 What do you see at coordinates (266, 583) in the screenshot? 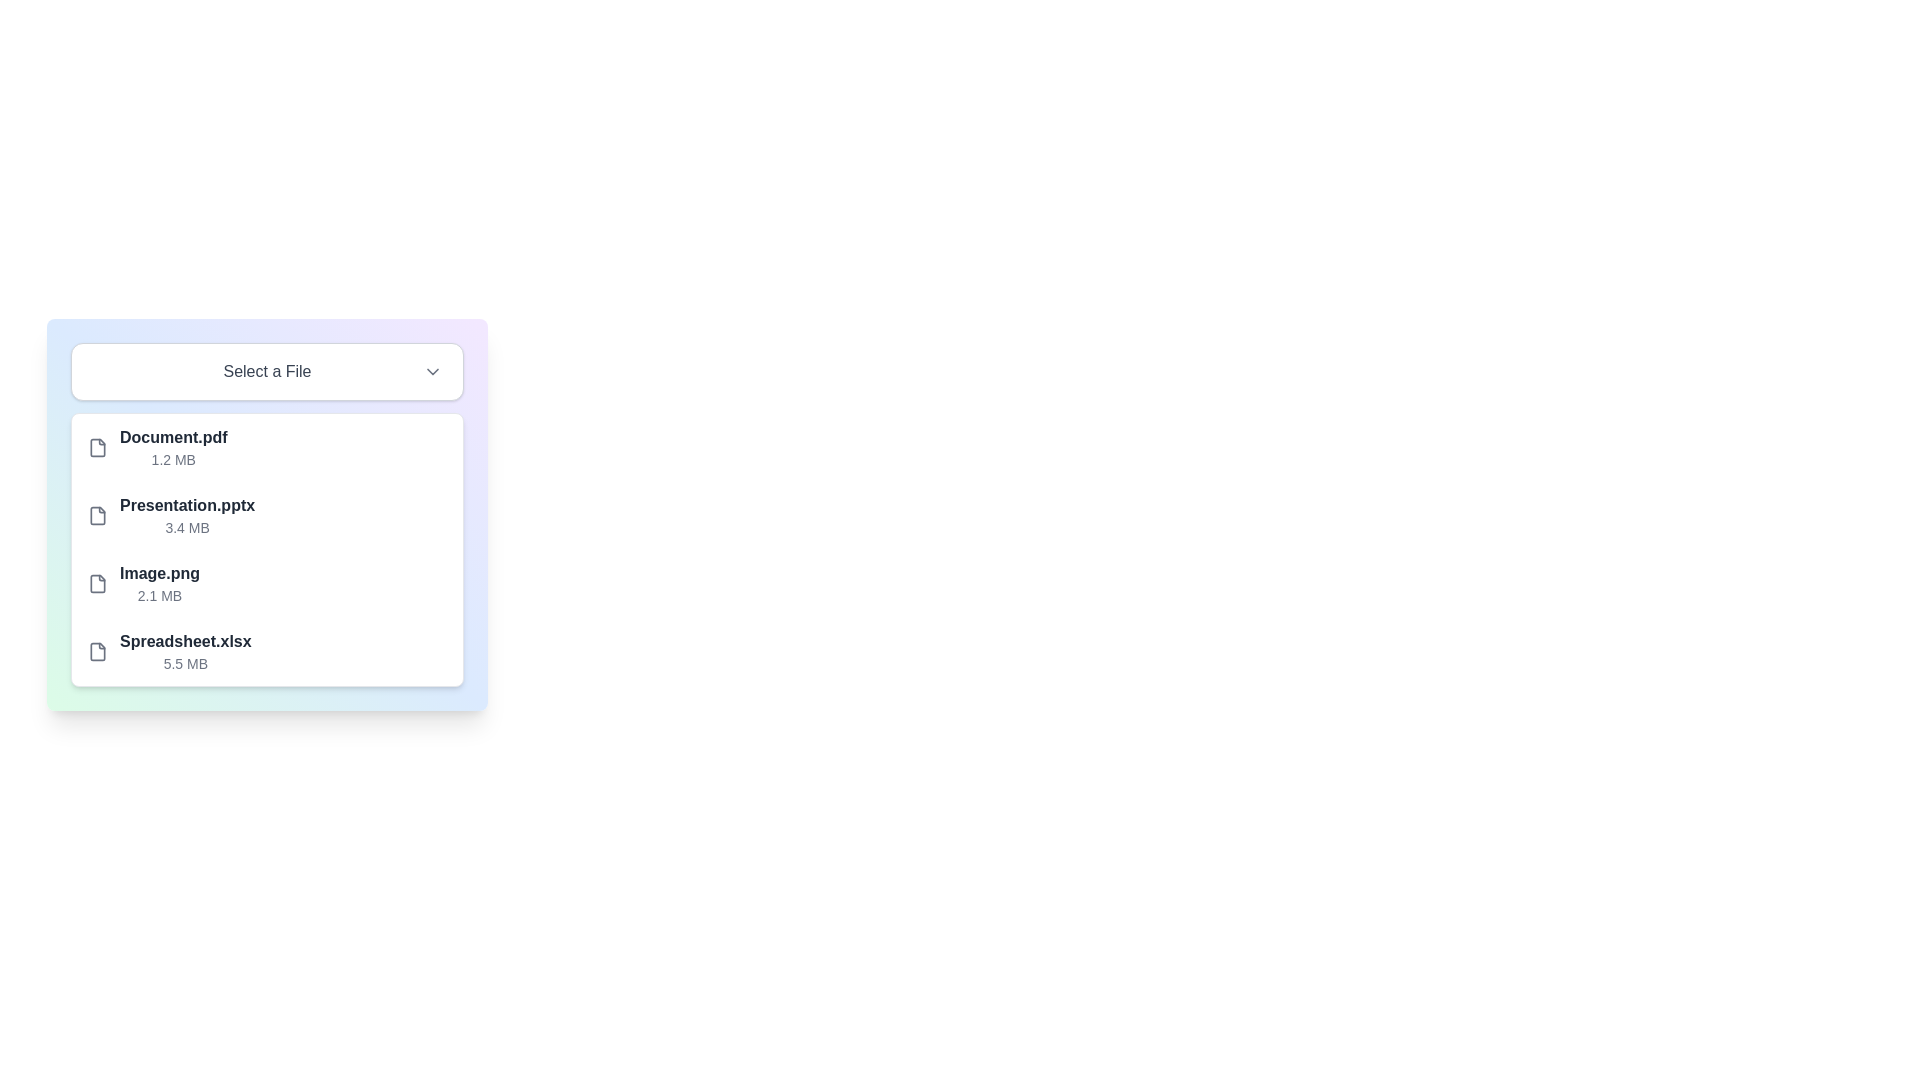
I see `the list item representing the file 'Image.png'` at bounding box center [266, 583].